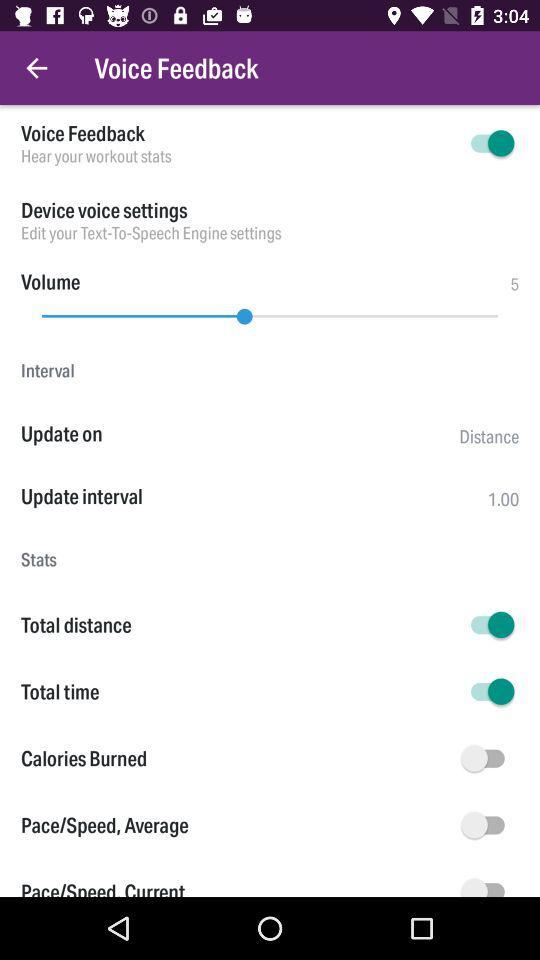 This screenshot has height=960, width=540. I want to click on the edit your text, so click(270, 233).